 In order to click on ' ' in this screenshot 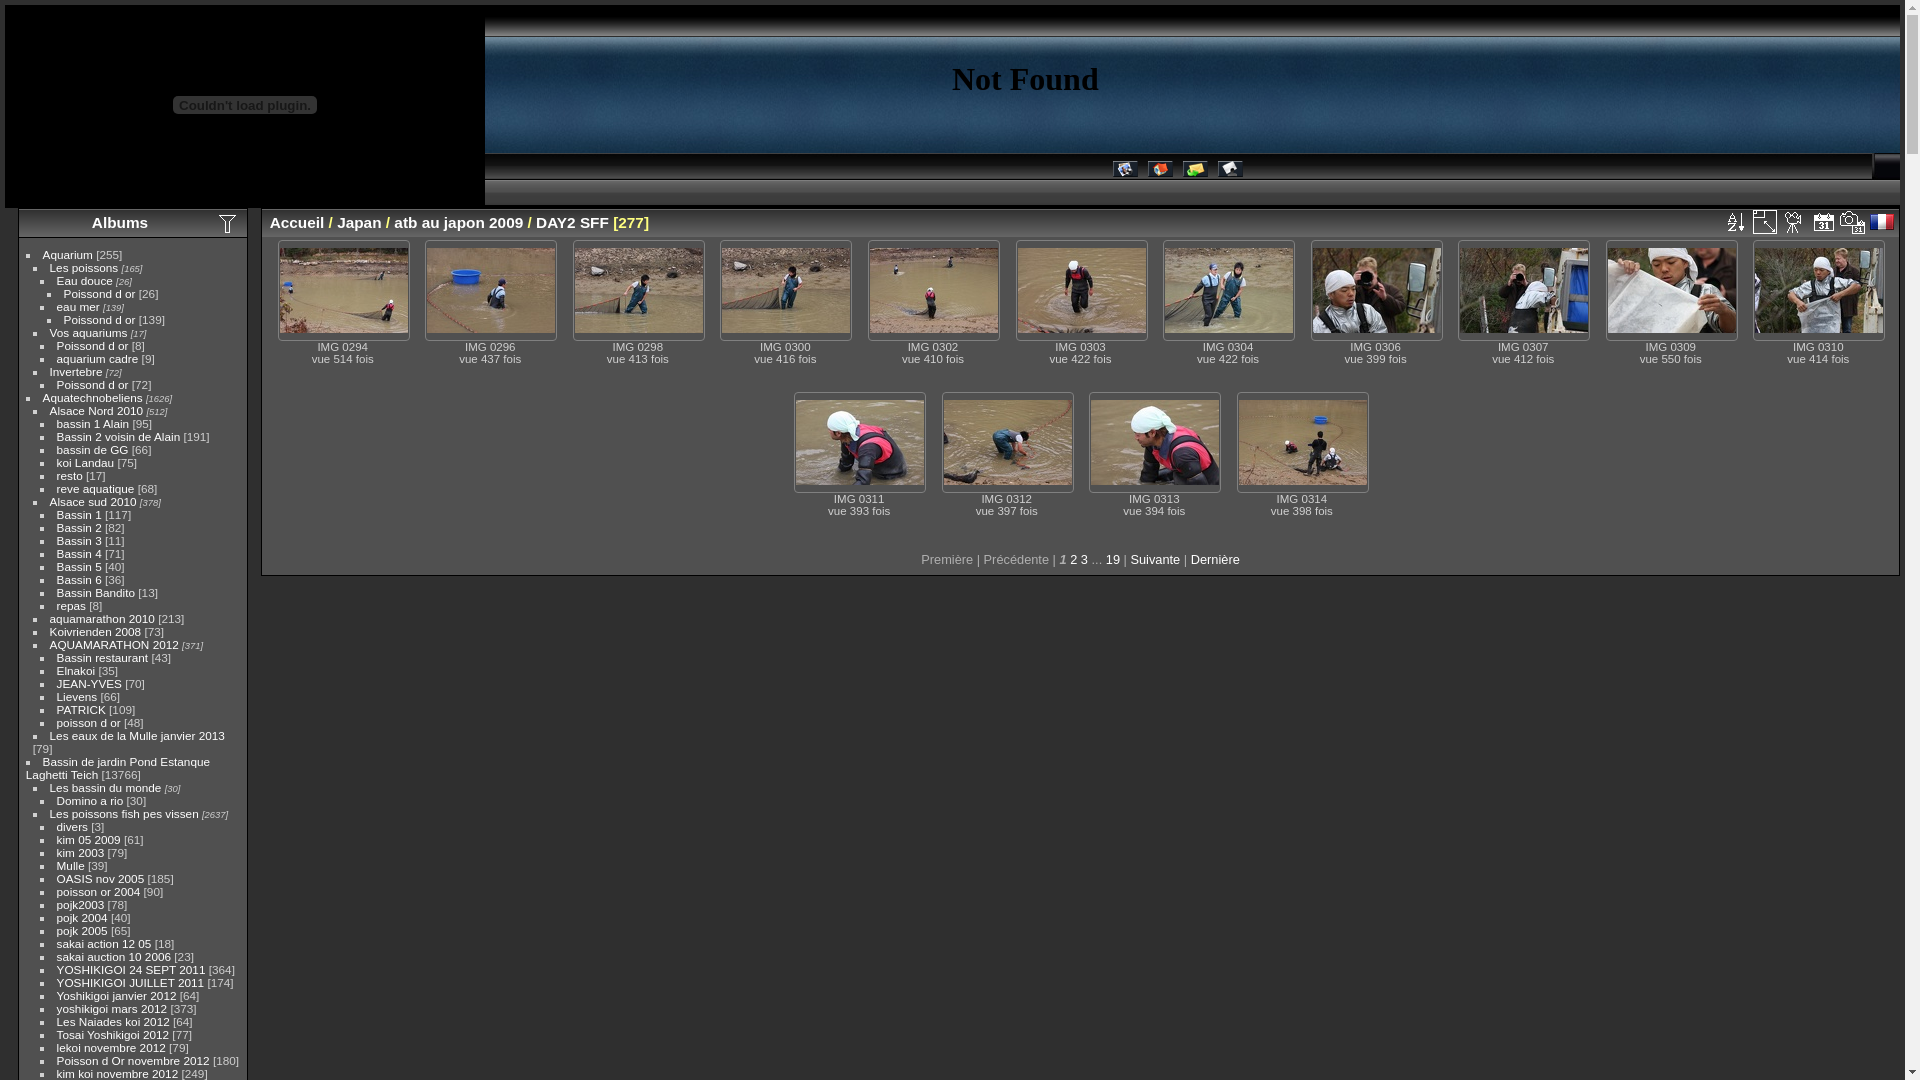, I will do `click(1780, 222)`.